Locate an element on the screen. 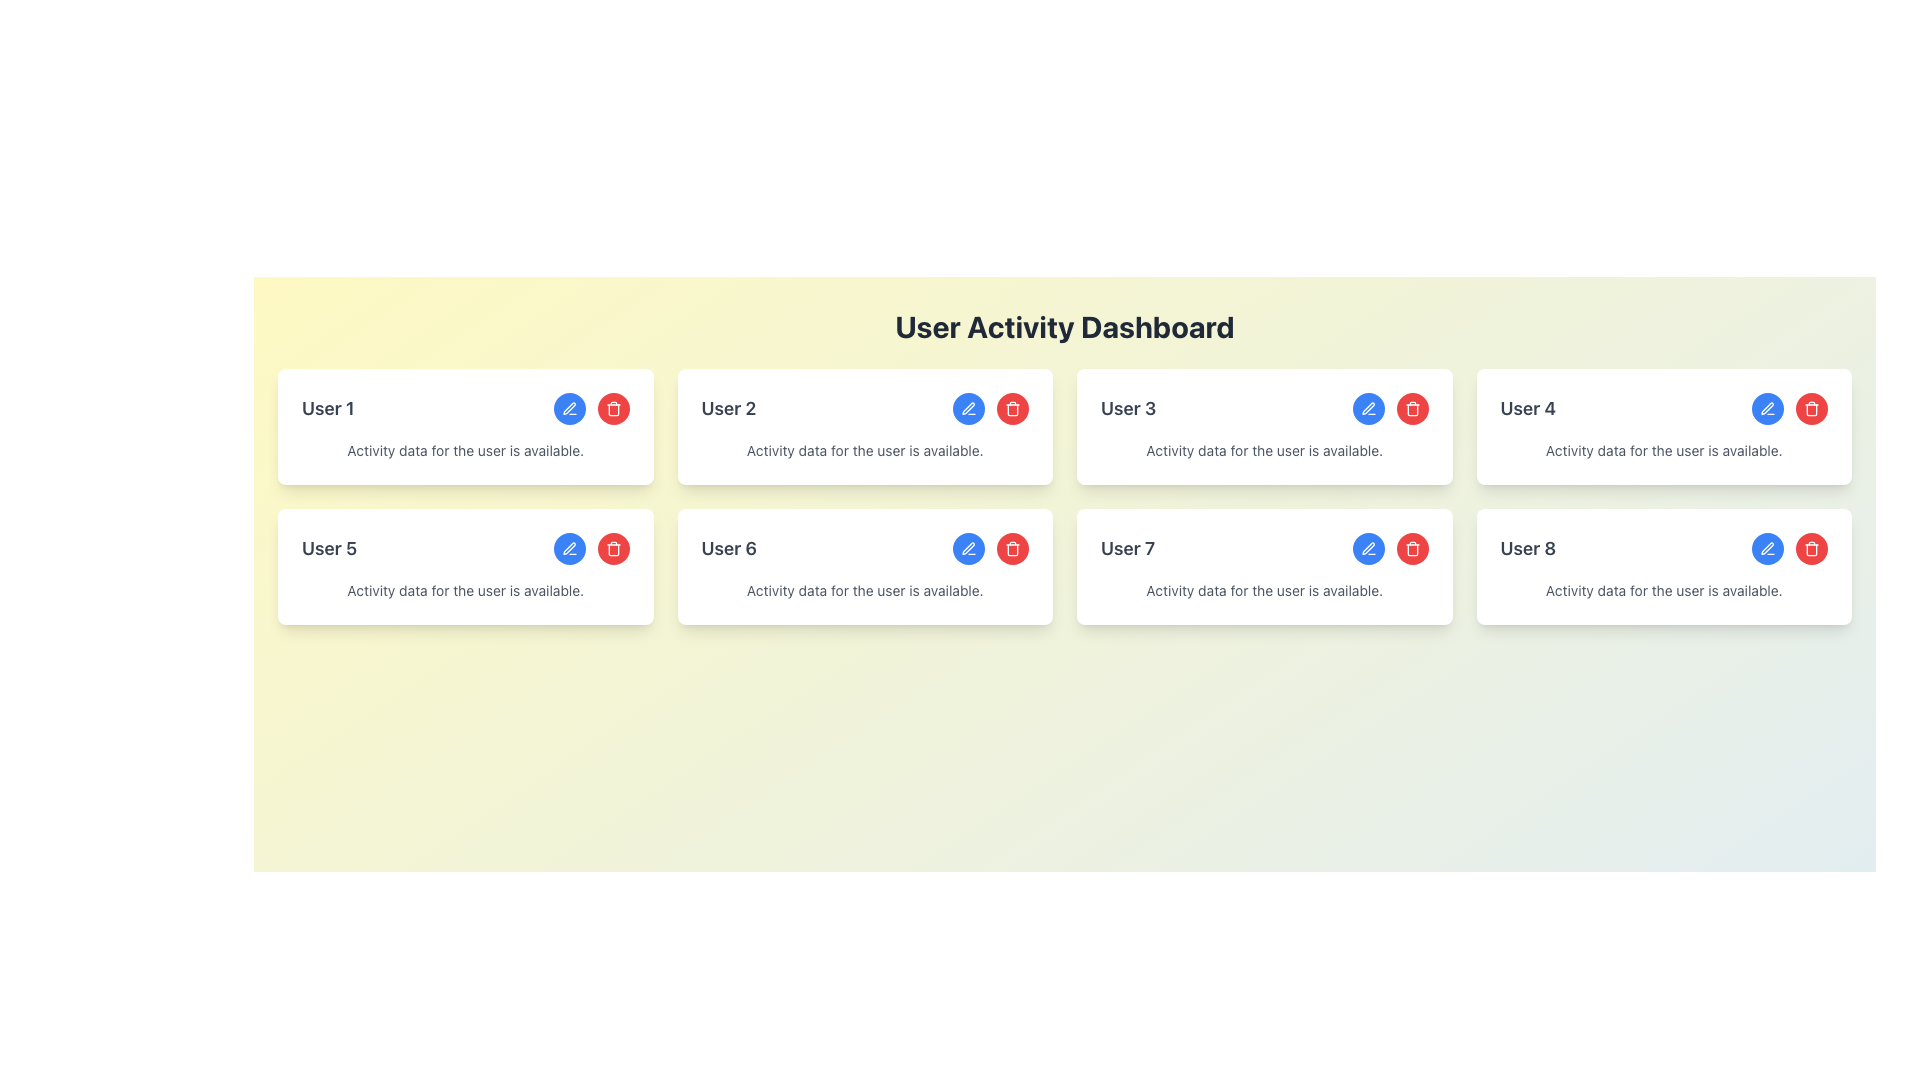 The width and height of the screenshot is (1920, 1080). the action group located at the top-right corner of the 'User 2' card is located at coordinates (990, 407).